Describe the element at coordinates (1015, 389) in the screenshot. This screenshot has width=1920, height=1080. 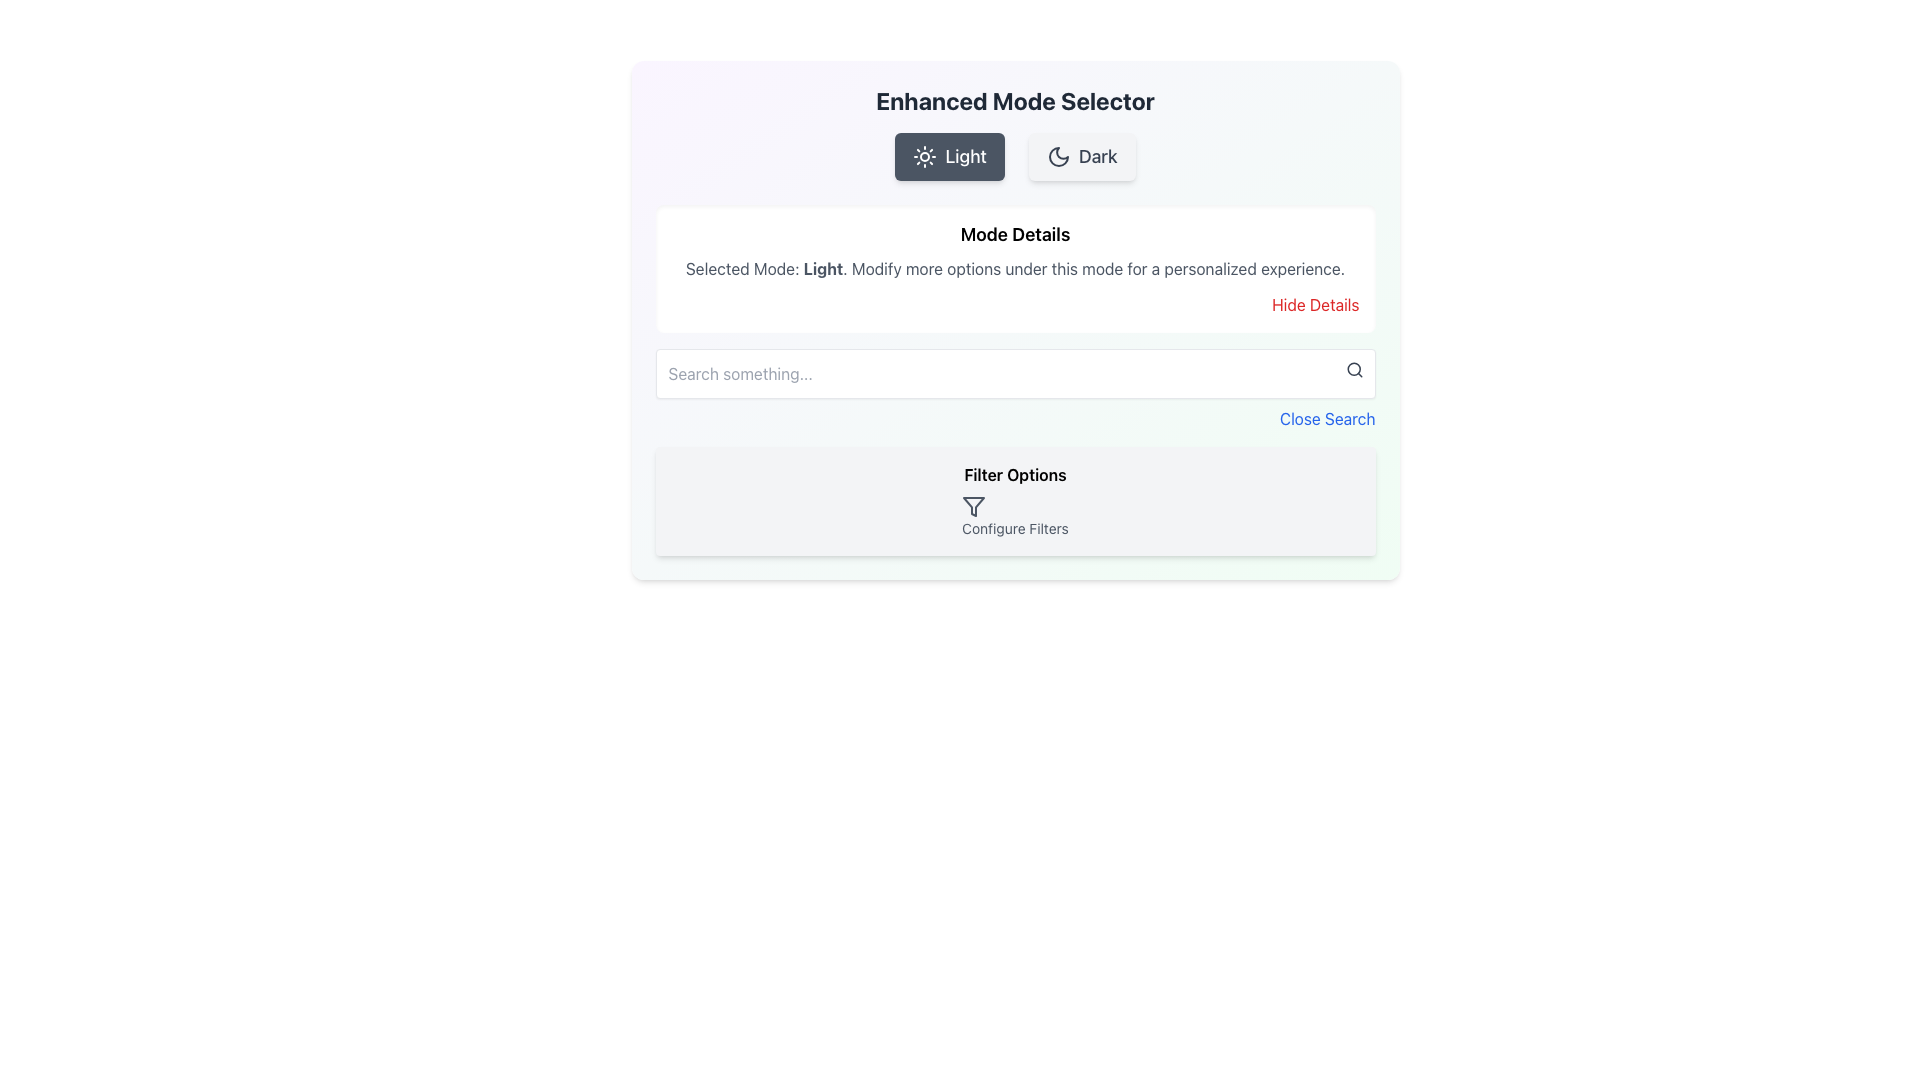
I see `the 'Close Search' hyperlink located in the 'Enhanced Mode Selector' section, which is positioned to the right of the search bar` at that location.